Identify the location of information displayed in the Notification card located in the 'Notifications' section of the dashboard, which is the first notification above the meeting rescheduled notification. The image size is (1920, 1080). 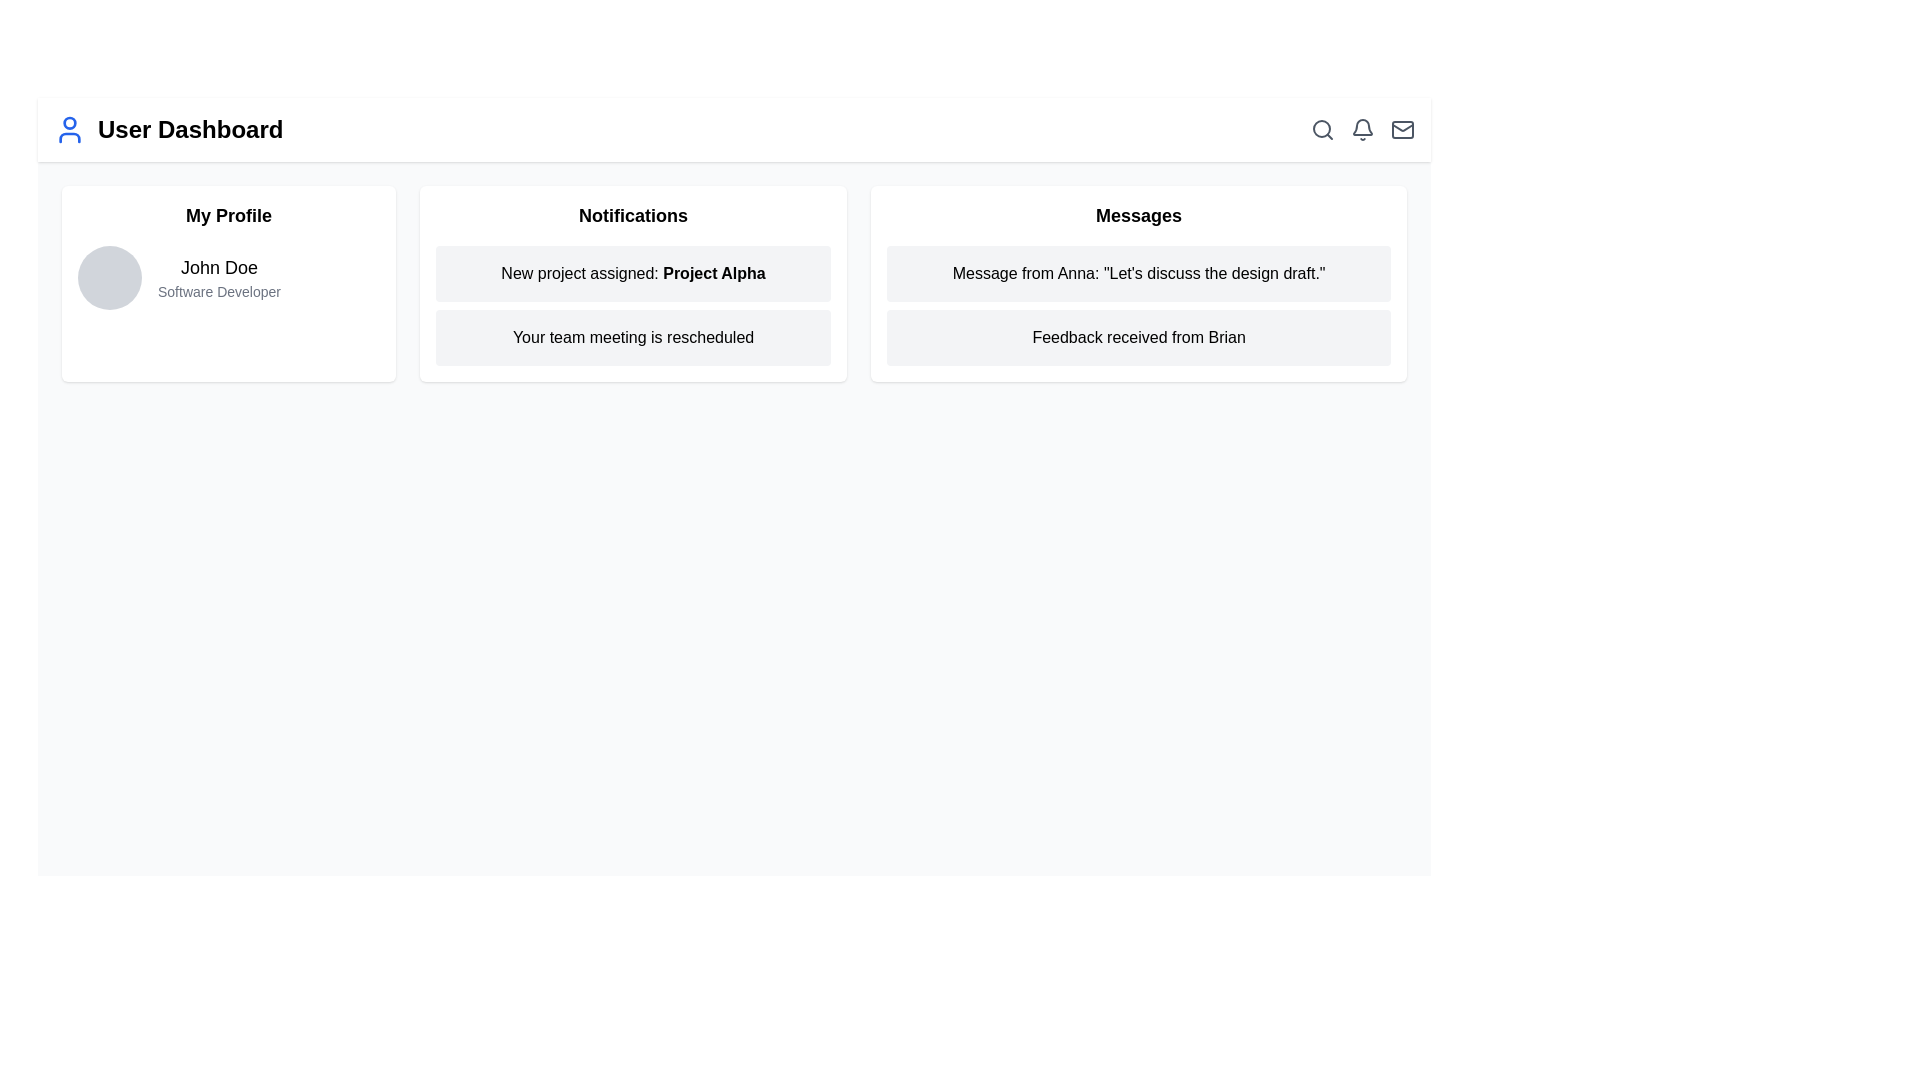
(632, 273).